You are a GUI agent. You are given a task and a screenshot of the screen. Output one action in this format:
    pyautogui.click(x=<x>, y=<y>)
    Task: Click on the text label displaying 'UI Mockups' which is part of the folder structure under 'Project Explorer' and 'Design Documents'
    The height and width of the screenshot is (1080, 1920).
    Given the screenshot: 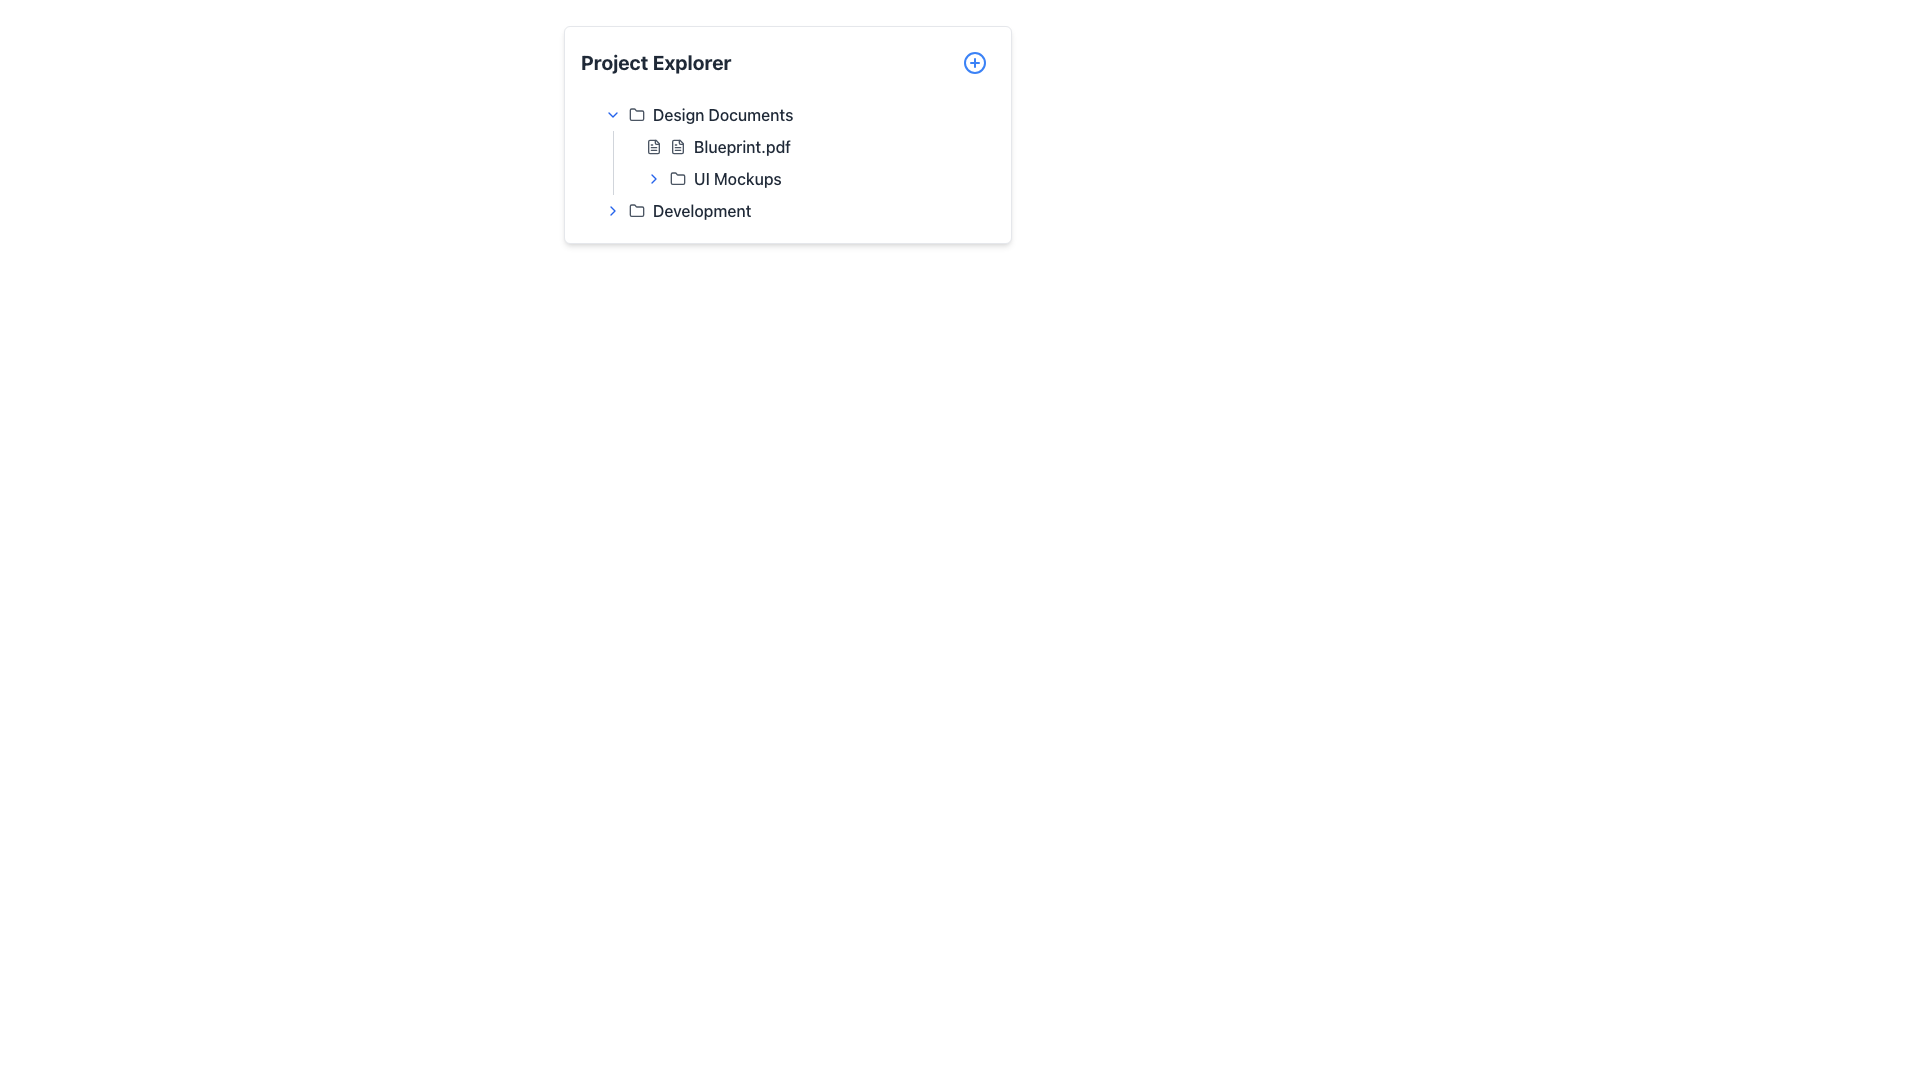 What is the action you would take?
    pyautogui.click(x=736, y=177)
    